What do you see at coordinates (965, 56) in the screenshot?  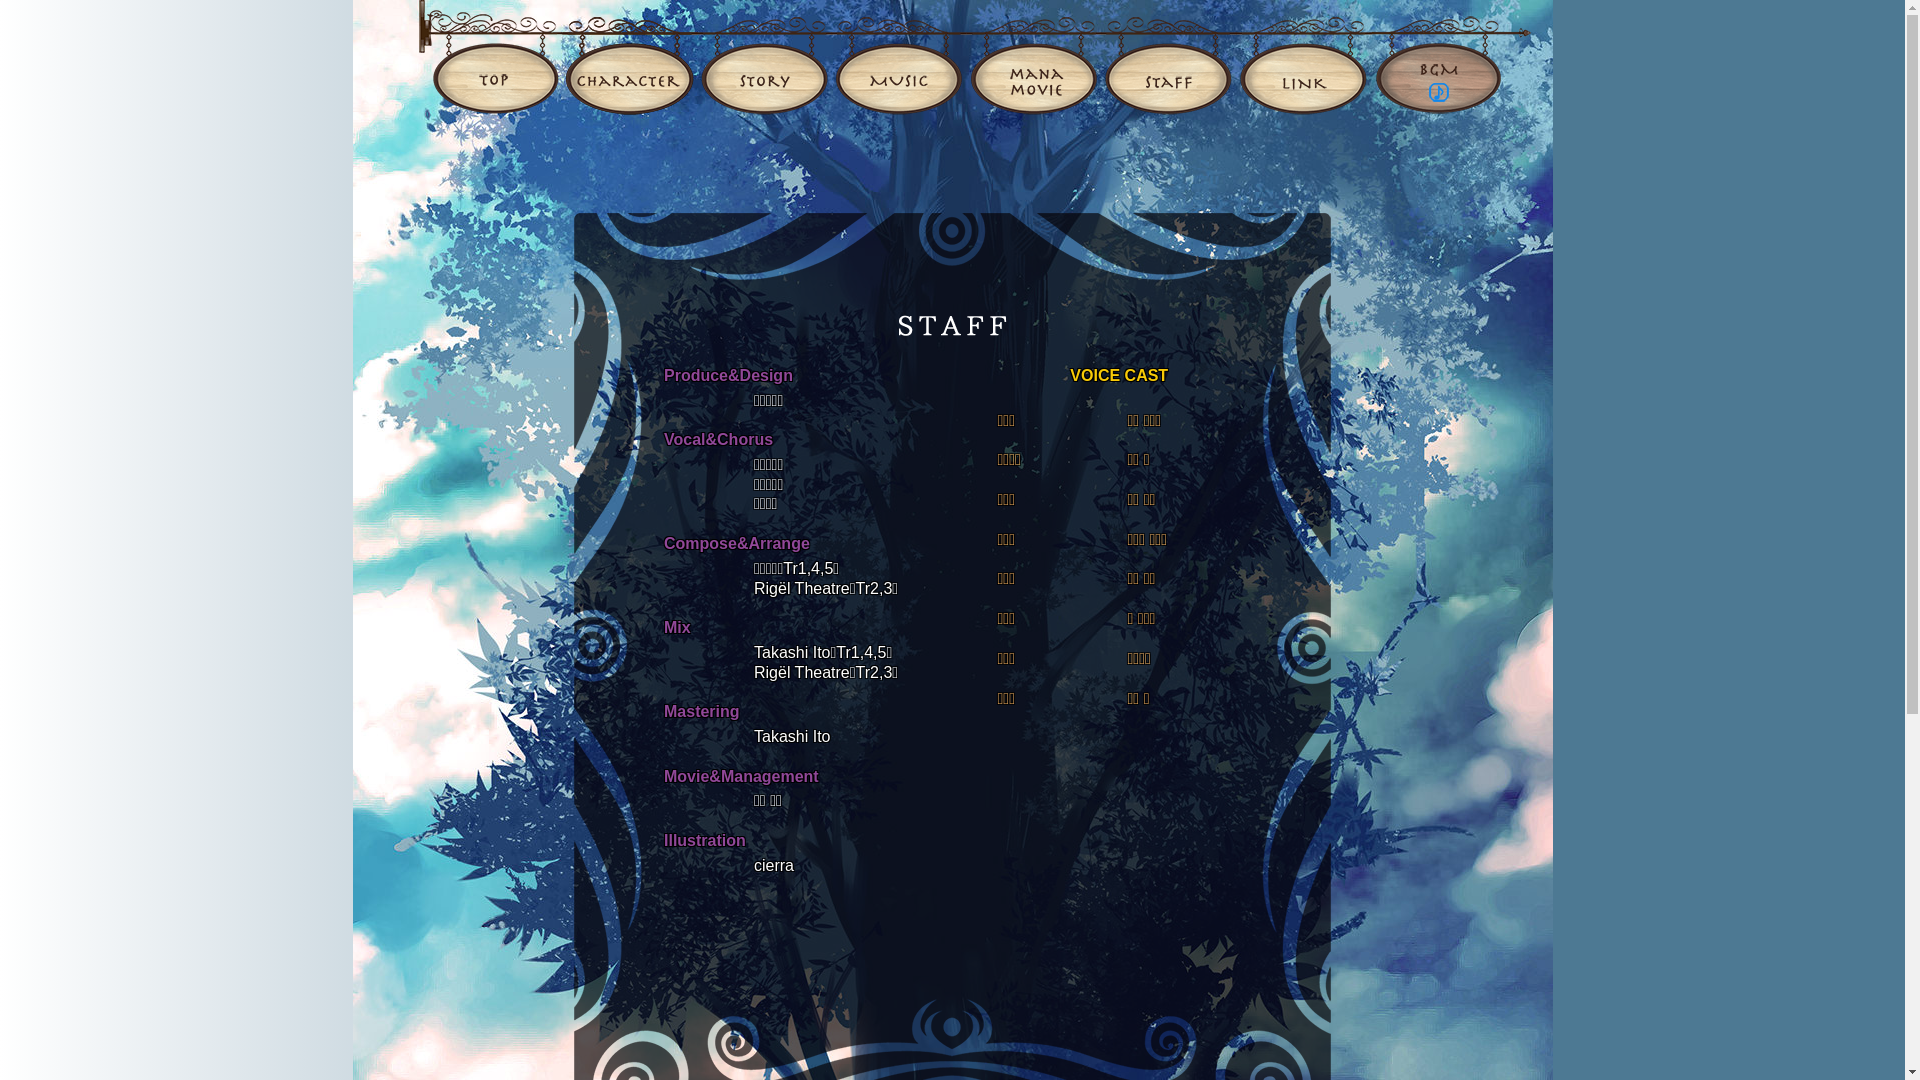 I see `'MANAMOVIE'` at bounding box center [965, 56].